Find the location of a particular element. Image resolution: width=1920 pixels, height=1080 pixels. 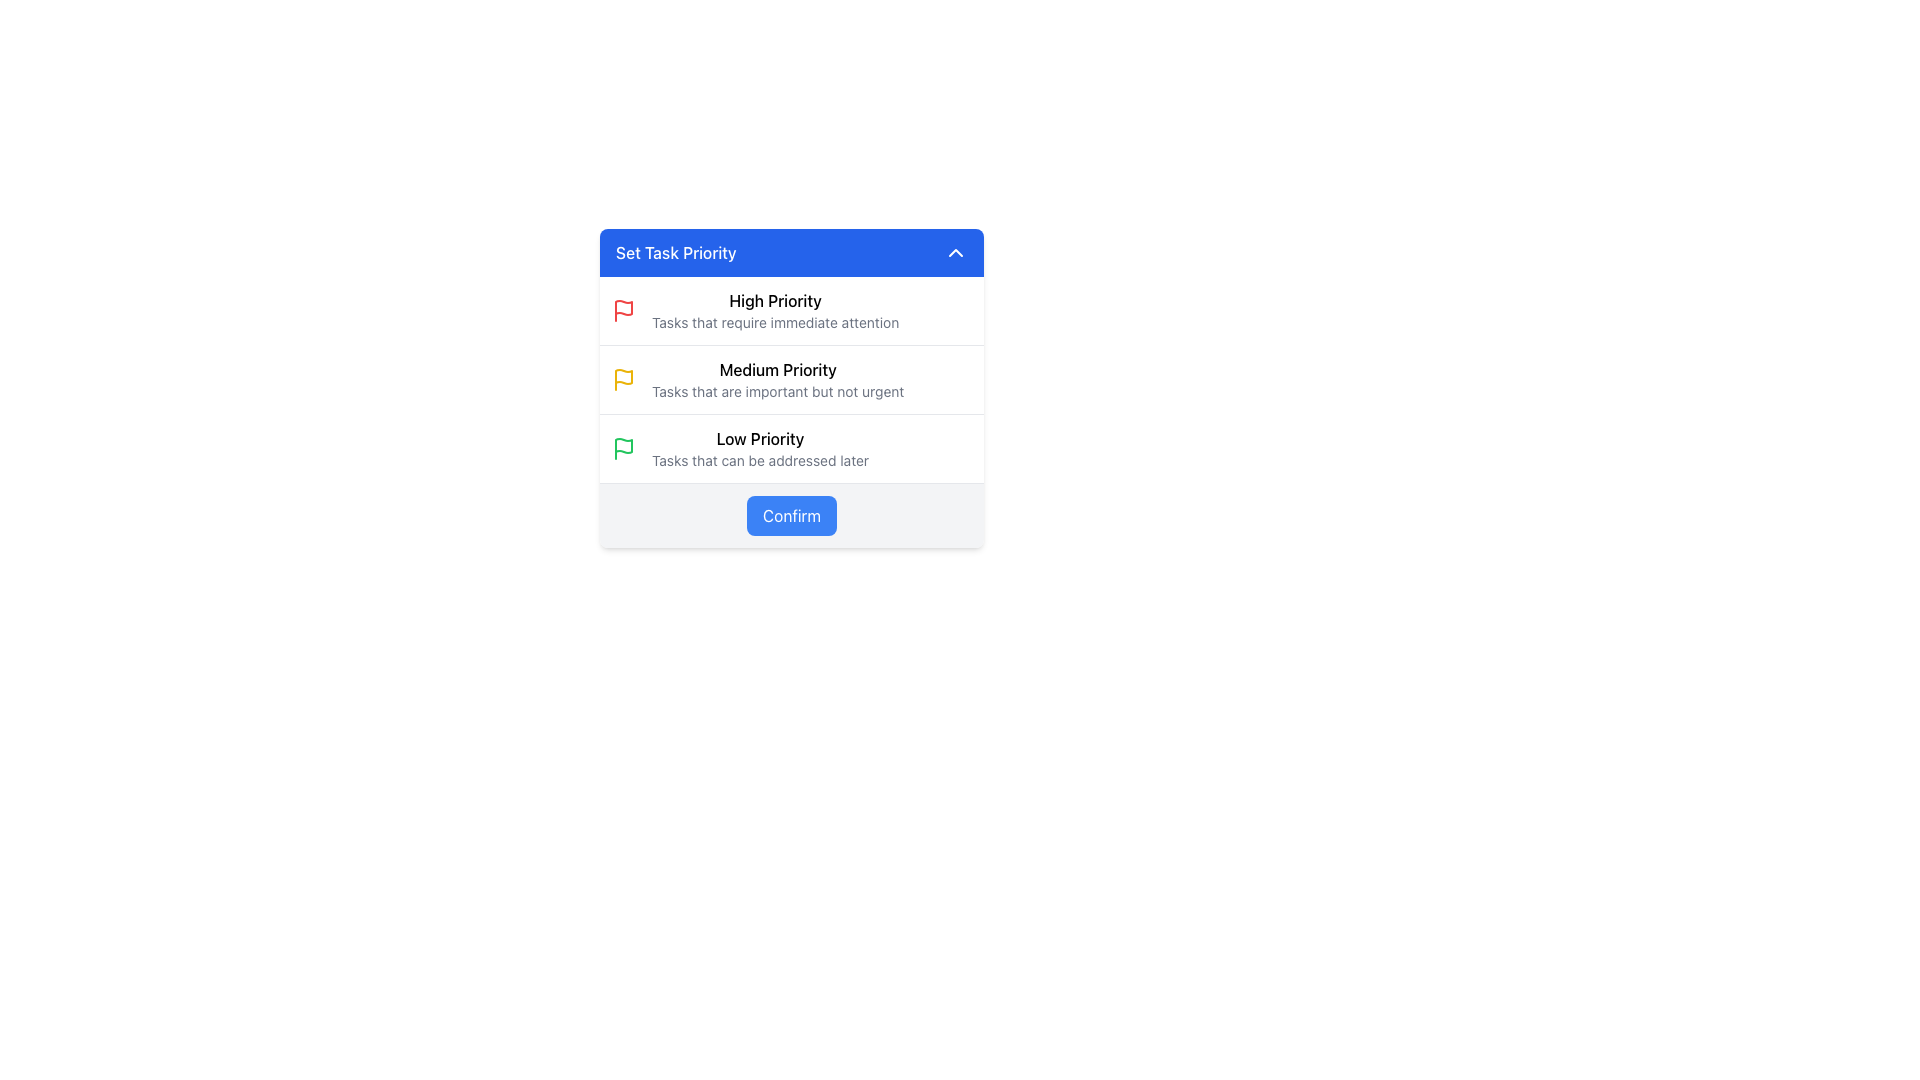

the text label that provides a description for the 'High Priority' category, located directly underneath the 'High Priority' label in the priority selection dialog is located at coordinates (774, 322).